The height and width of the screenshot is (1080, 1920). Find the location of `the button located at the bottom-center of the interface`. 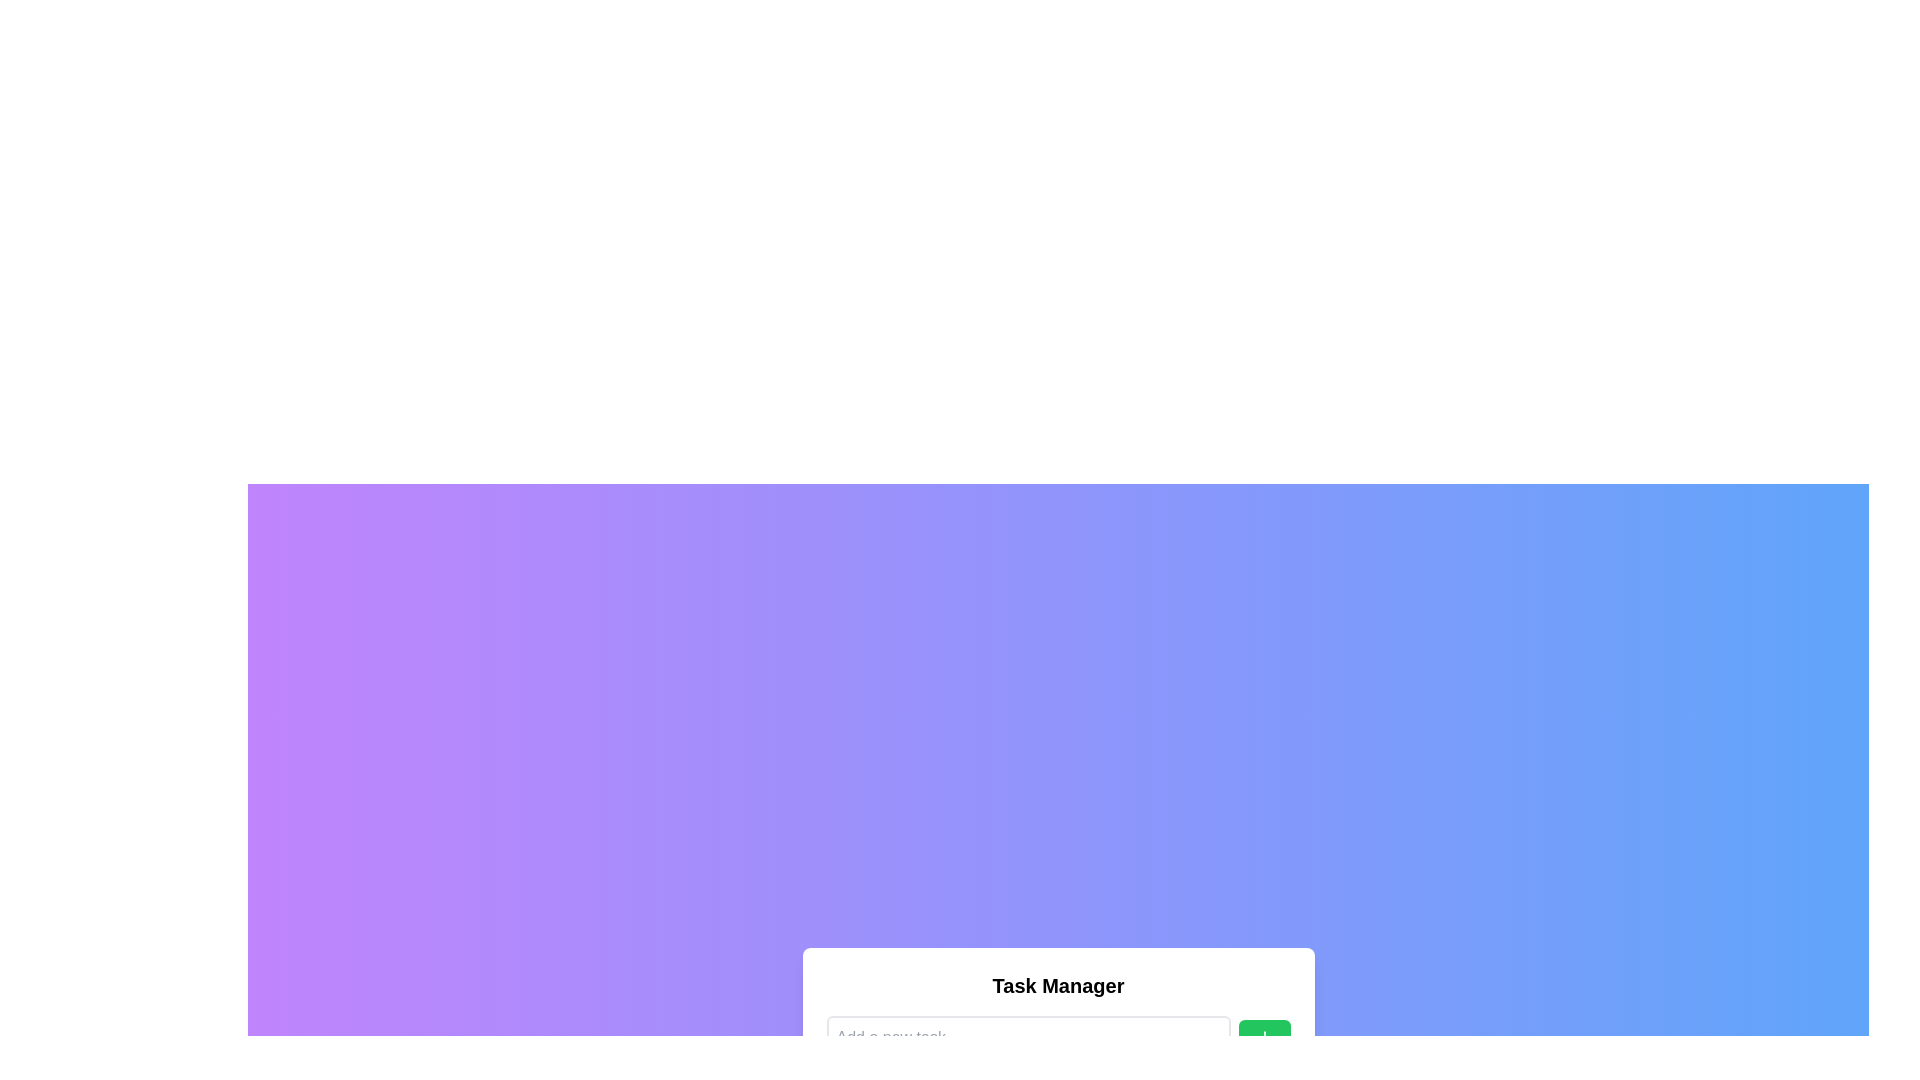

the button located at the bottom-center of the interface is located at coordinates (1263, 1036).